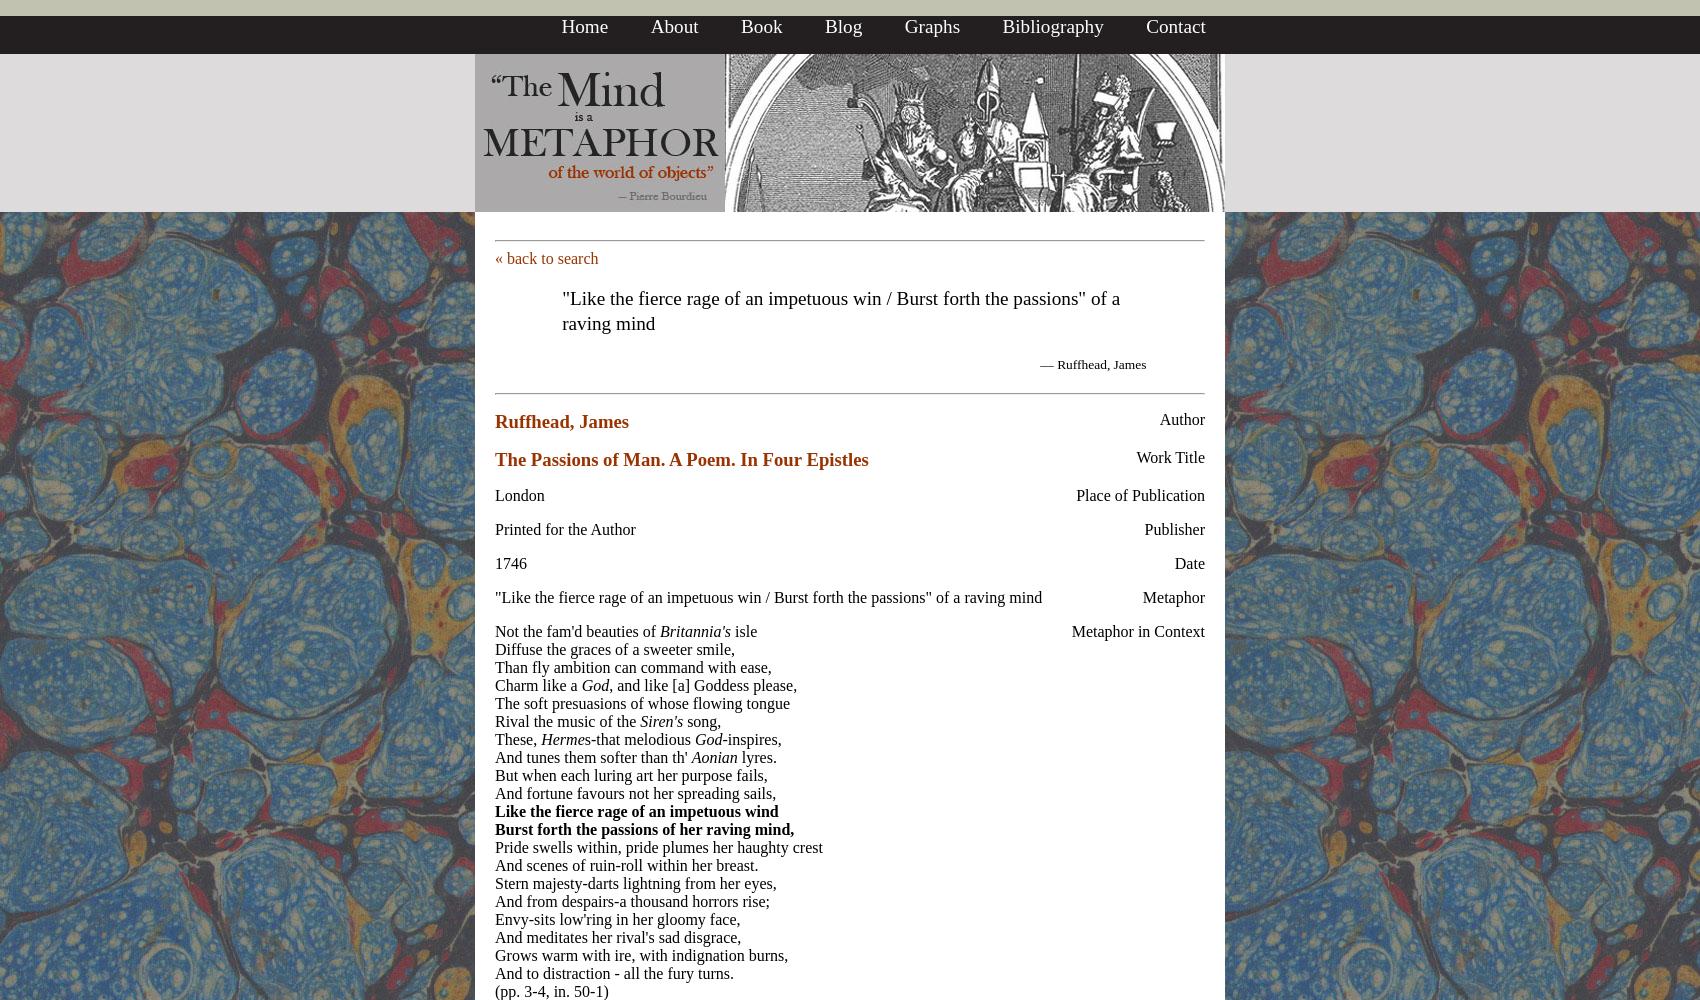 This screenshot has height=1000, width=1700. Describe the element at coordinates (634, 792) in the screenshot. I see `'And fortune favours not her spreading sails,'` at that location.